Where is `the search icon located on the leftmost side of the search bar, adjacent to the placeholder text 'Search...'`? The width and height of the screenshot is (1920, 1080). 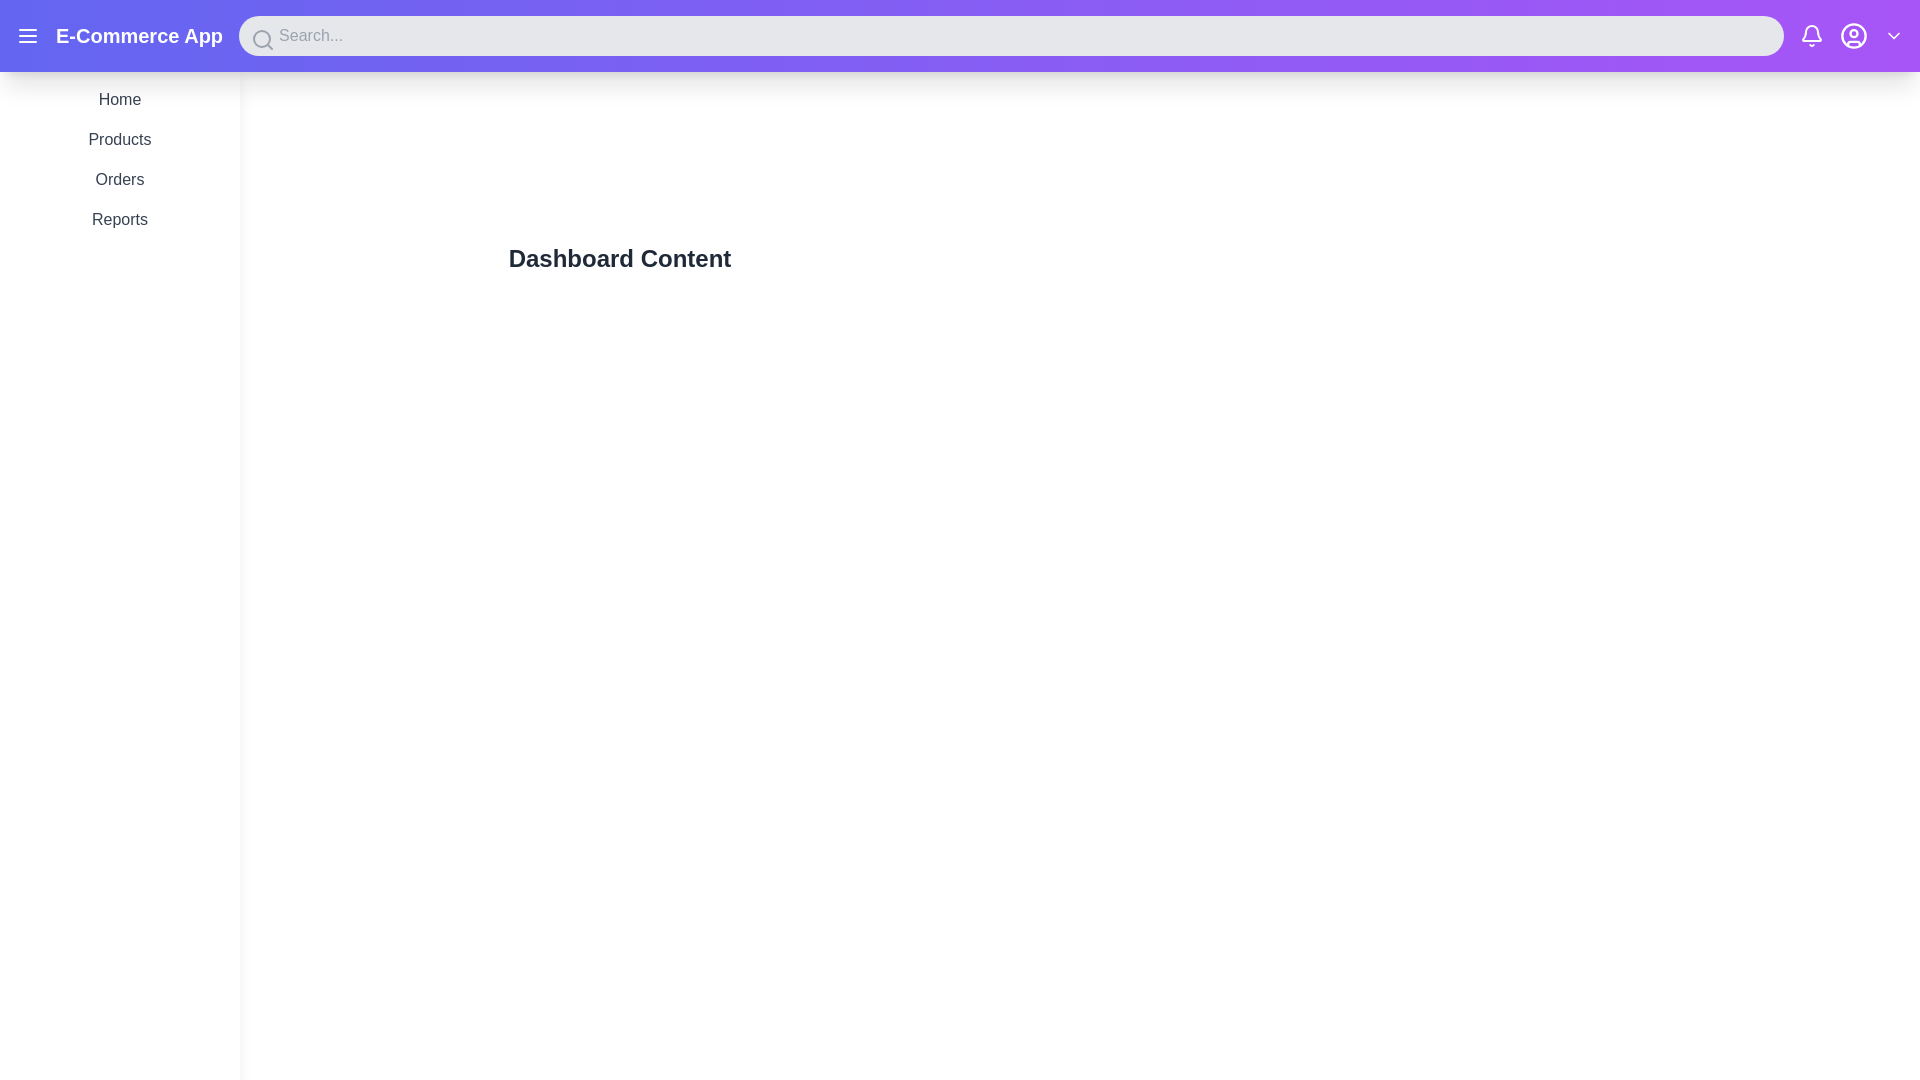 the search icon located on the leftmost side of the search bar, adjacent to the placeholder text 'Search...' is located at coordinates (262, 39).